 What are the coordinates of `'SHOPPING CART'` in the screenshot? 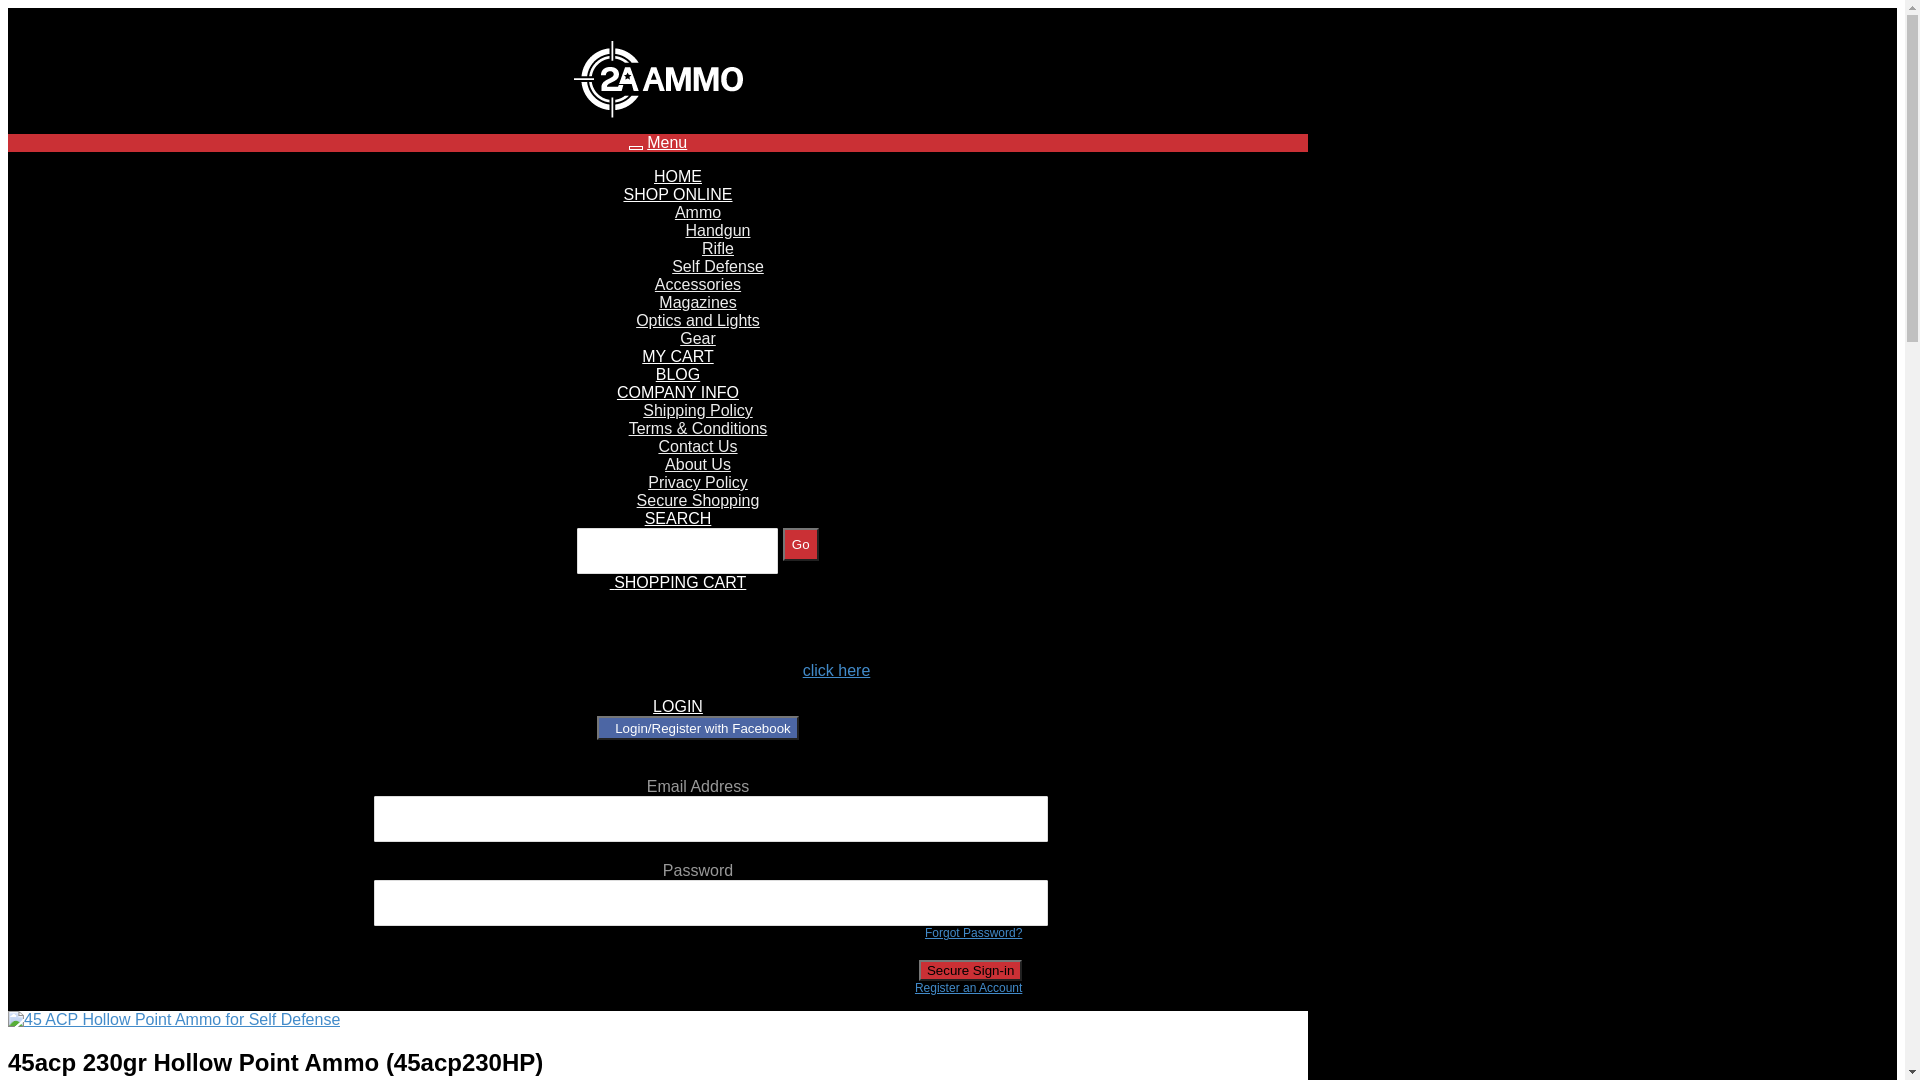 It's located at (678, 582).